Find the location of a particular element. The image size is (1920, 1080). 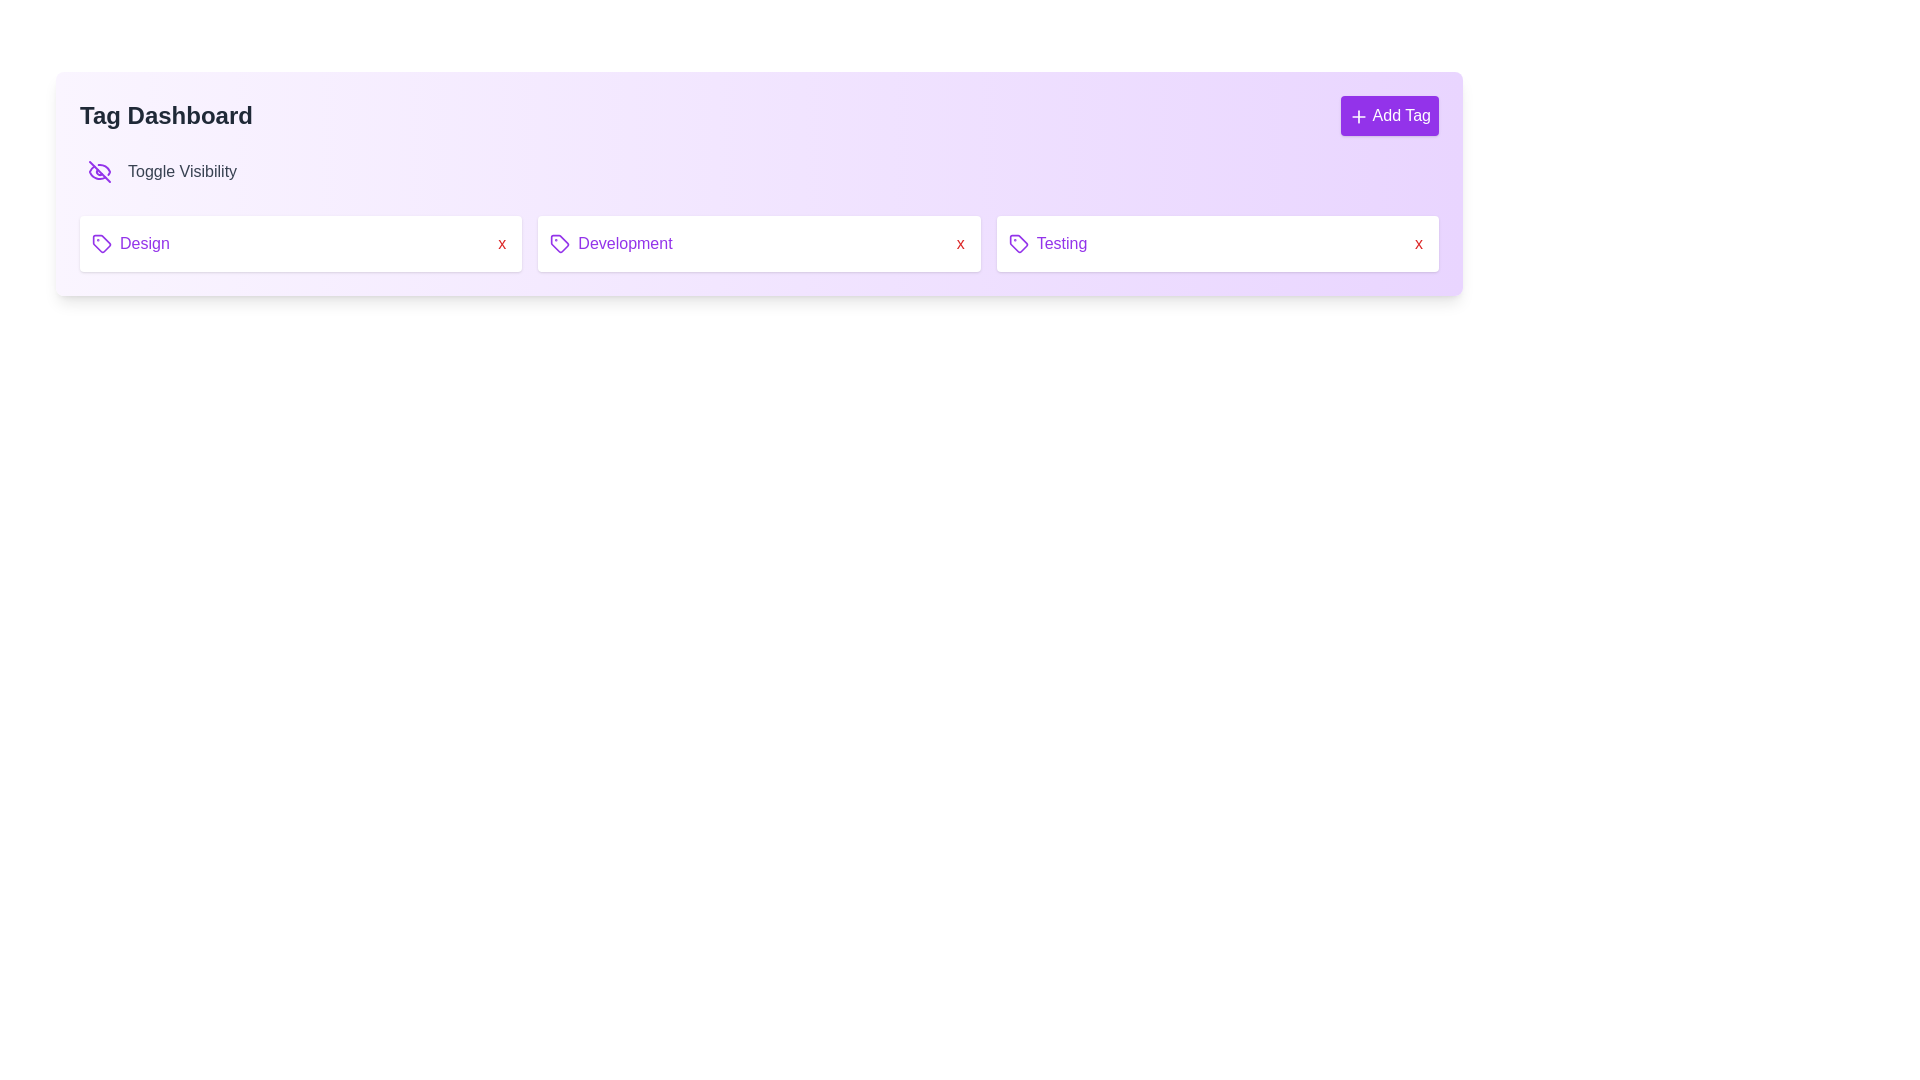

the button within the 'Development' tag is located at coordinates (502, 242).